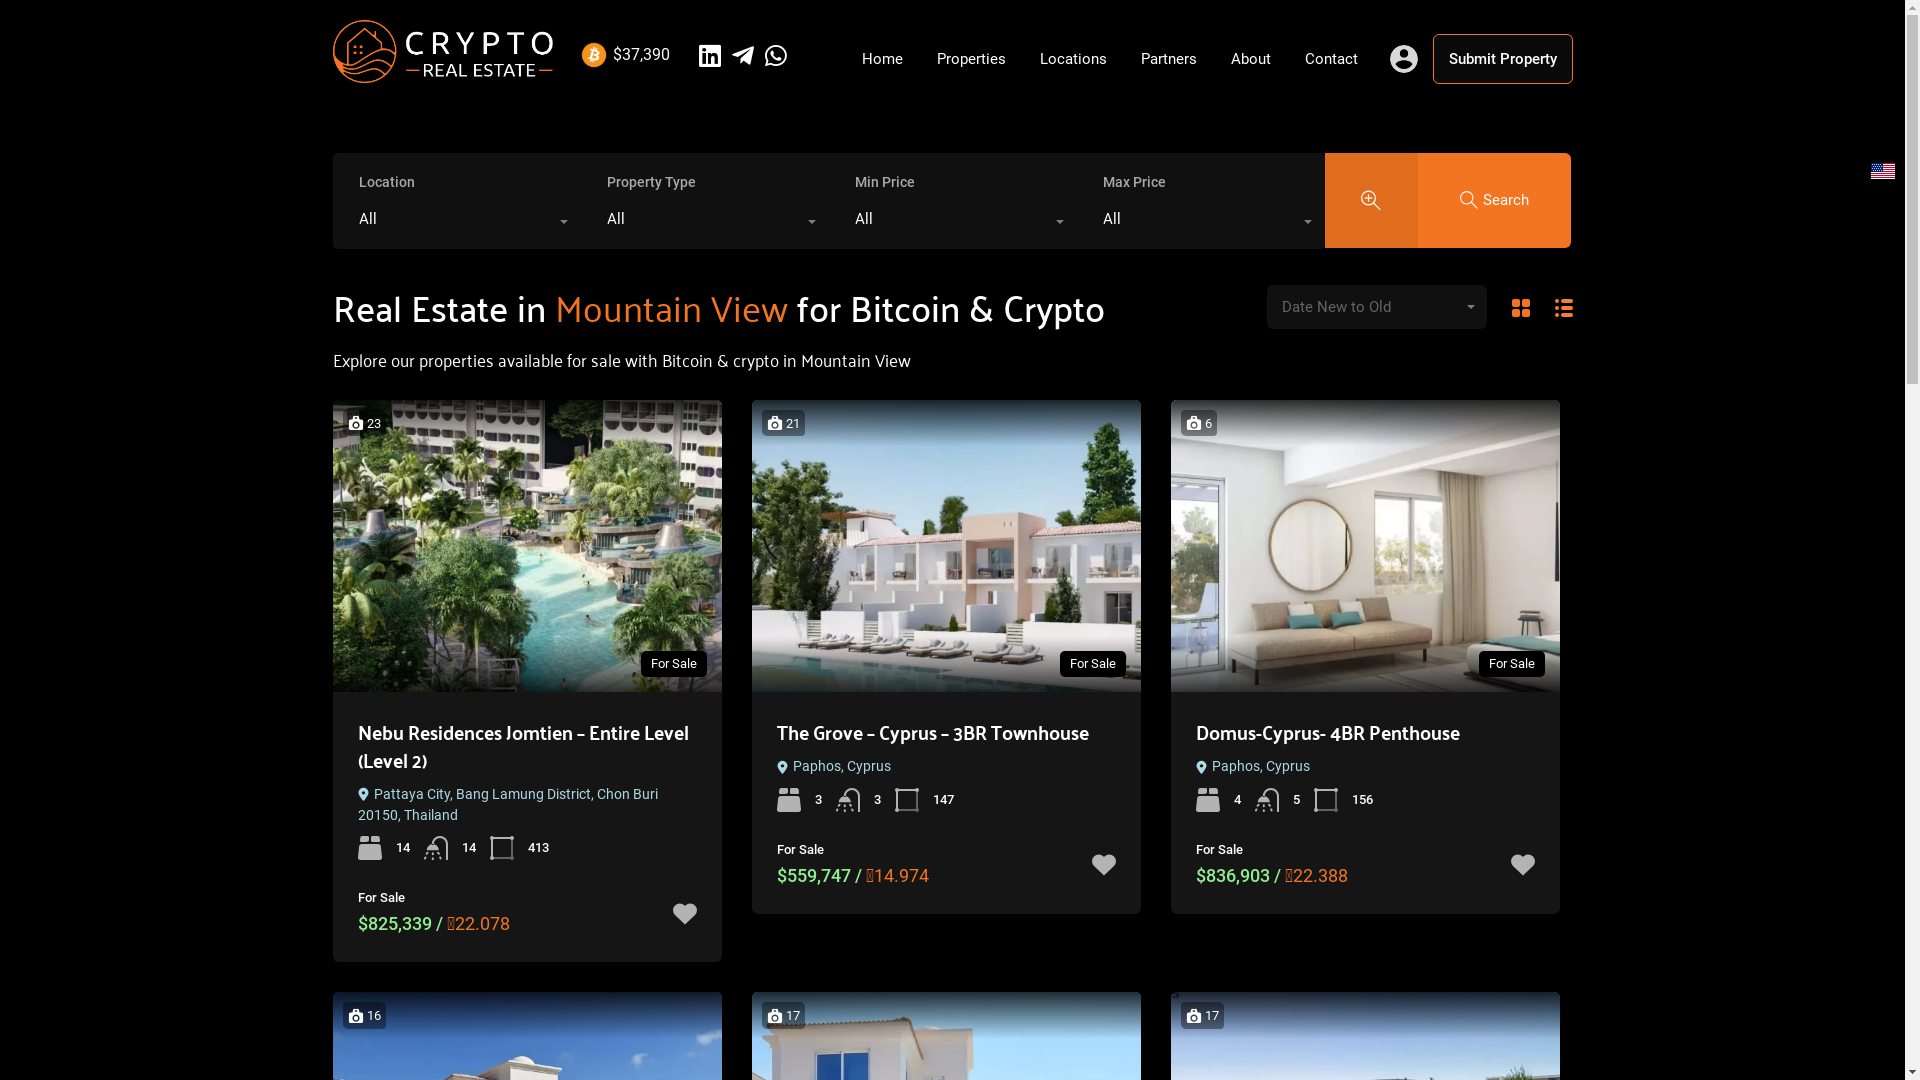 This screenshot has width=1920, height=1080. I want to click on 'All', so click(455, 223).